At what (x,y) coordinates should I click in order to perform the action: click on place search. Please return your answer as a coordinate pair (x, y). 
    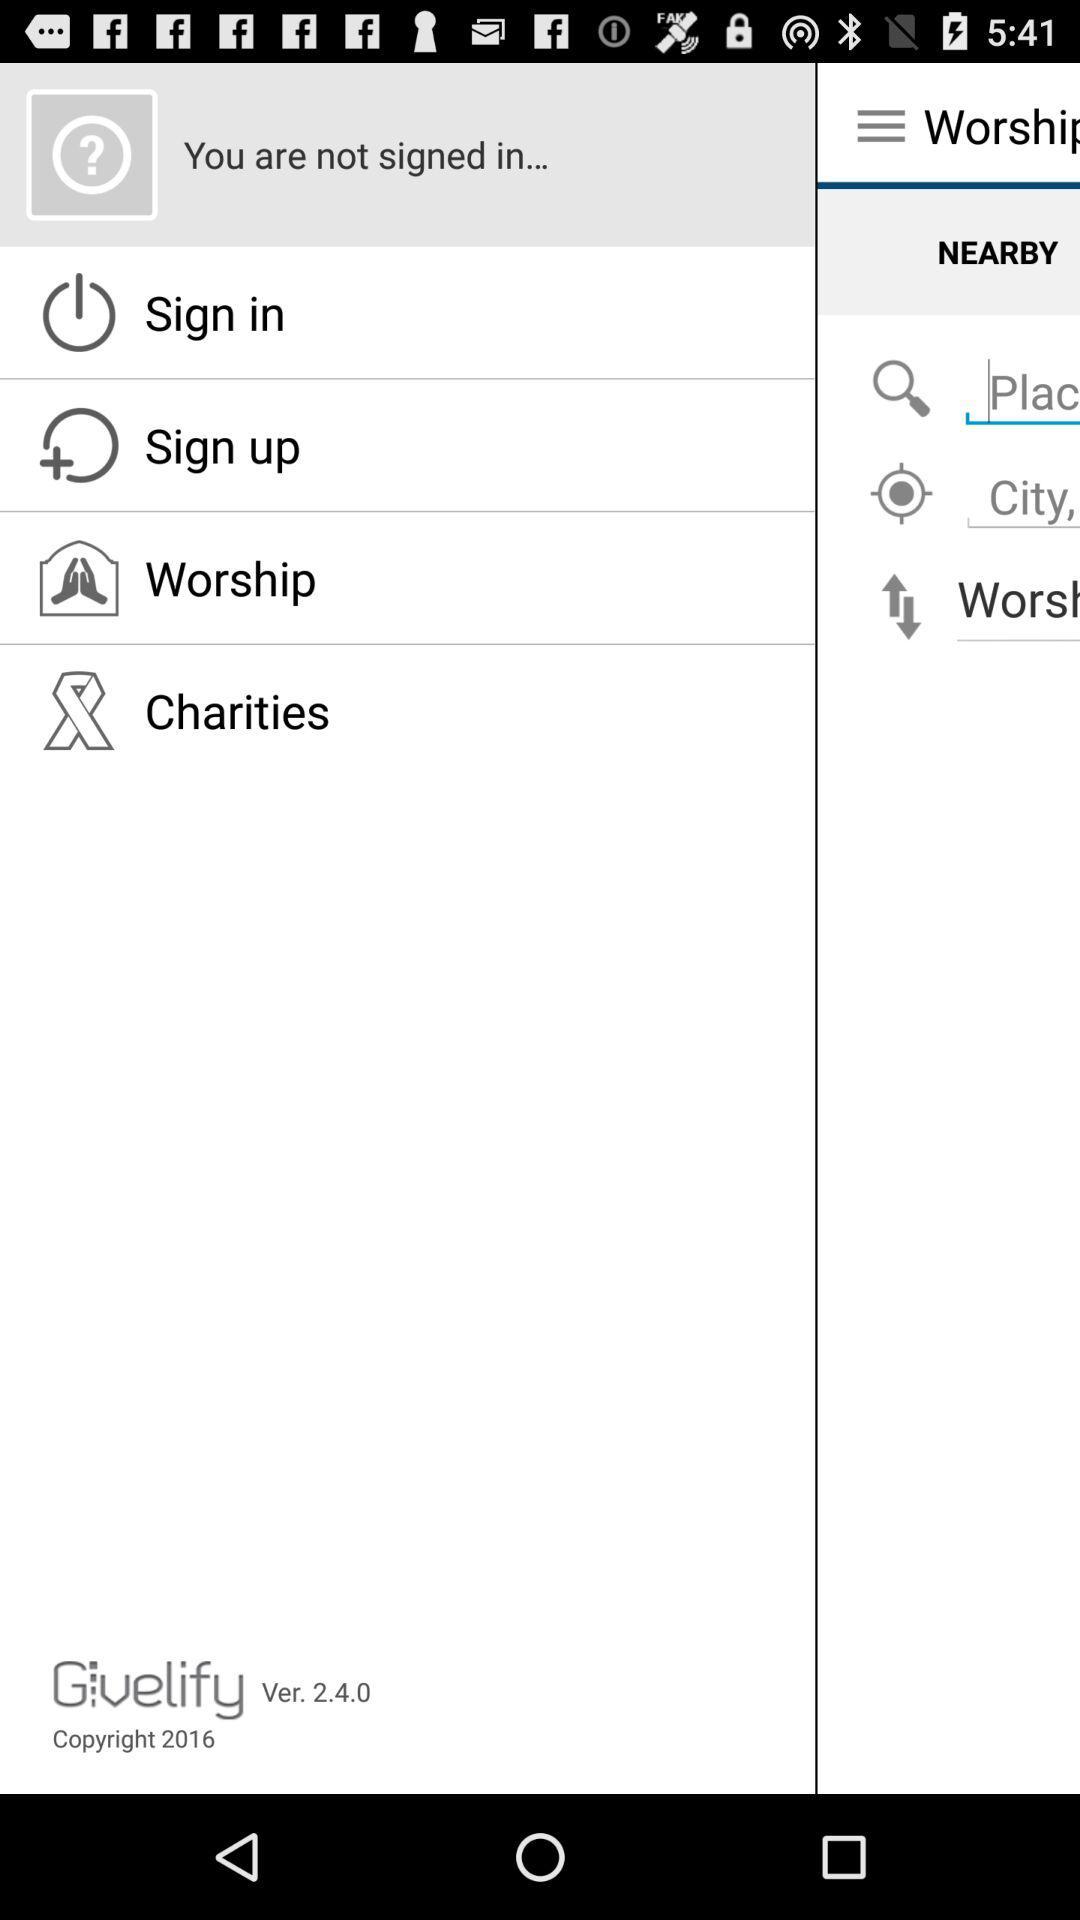
    Looking at the image, I should click on (901, 389).